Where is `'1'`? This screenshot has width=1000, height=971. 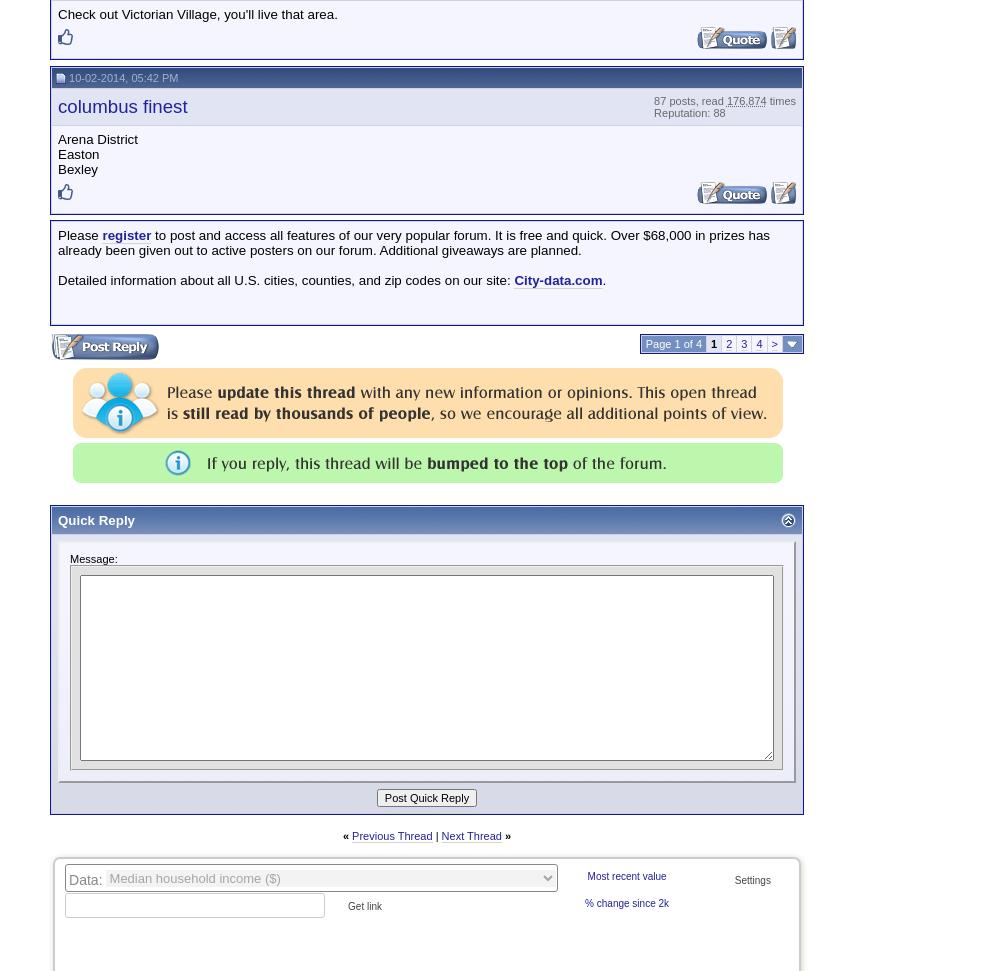
'1' is located at coordinates (713, 344).